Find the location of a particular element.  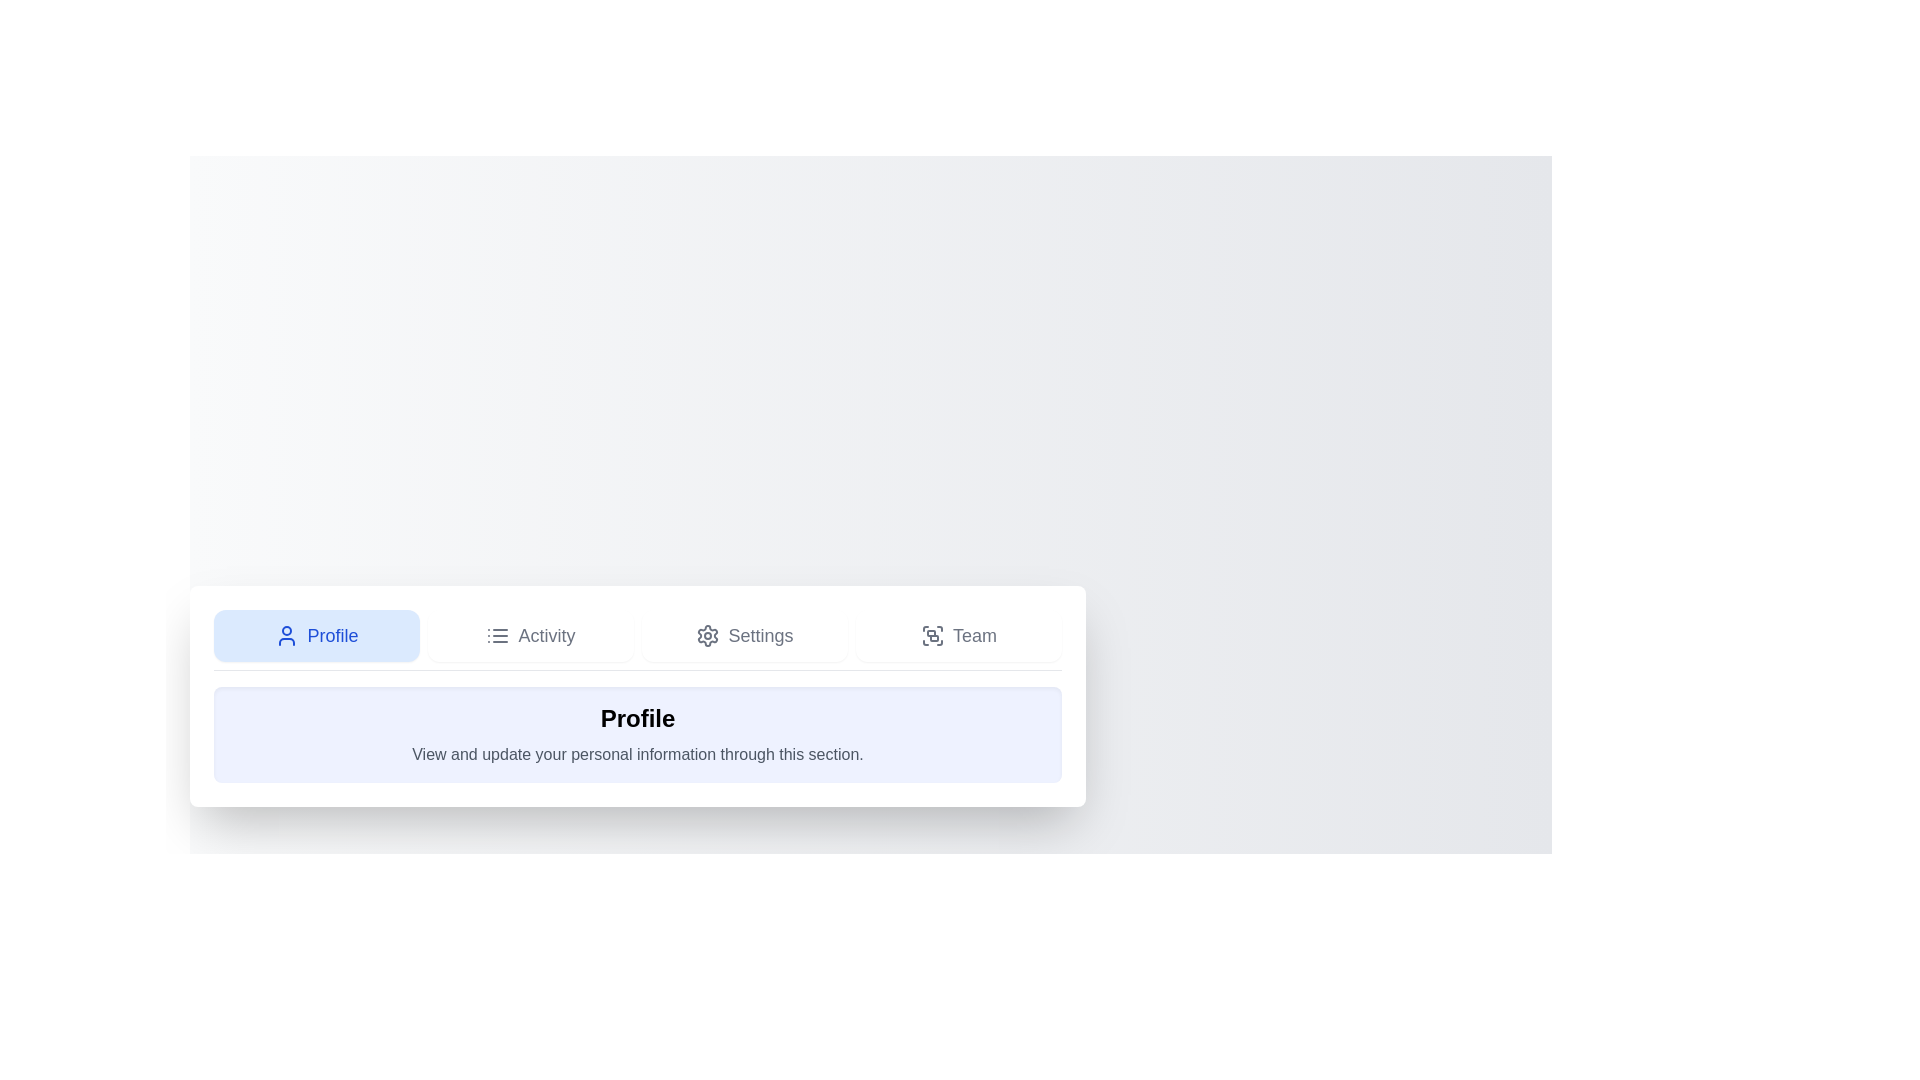

the tab labeled 'Profile' is located at coordinates (315, 635).